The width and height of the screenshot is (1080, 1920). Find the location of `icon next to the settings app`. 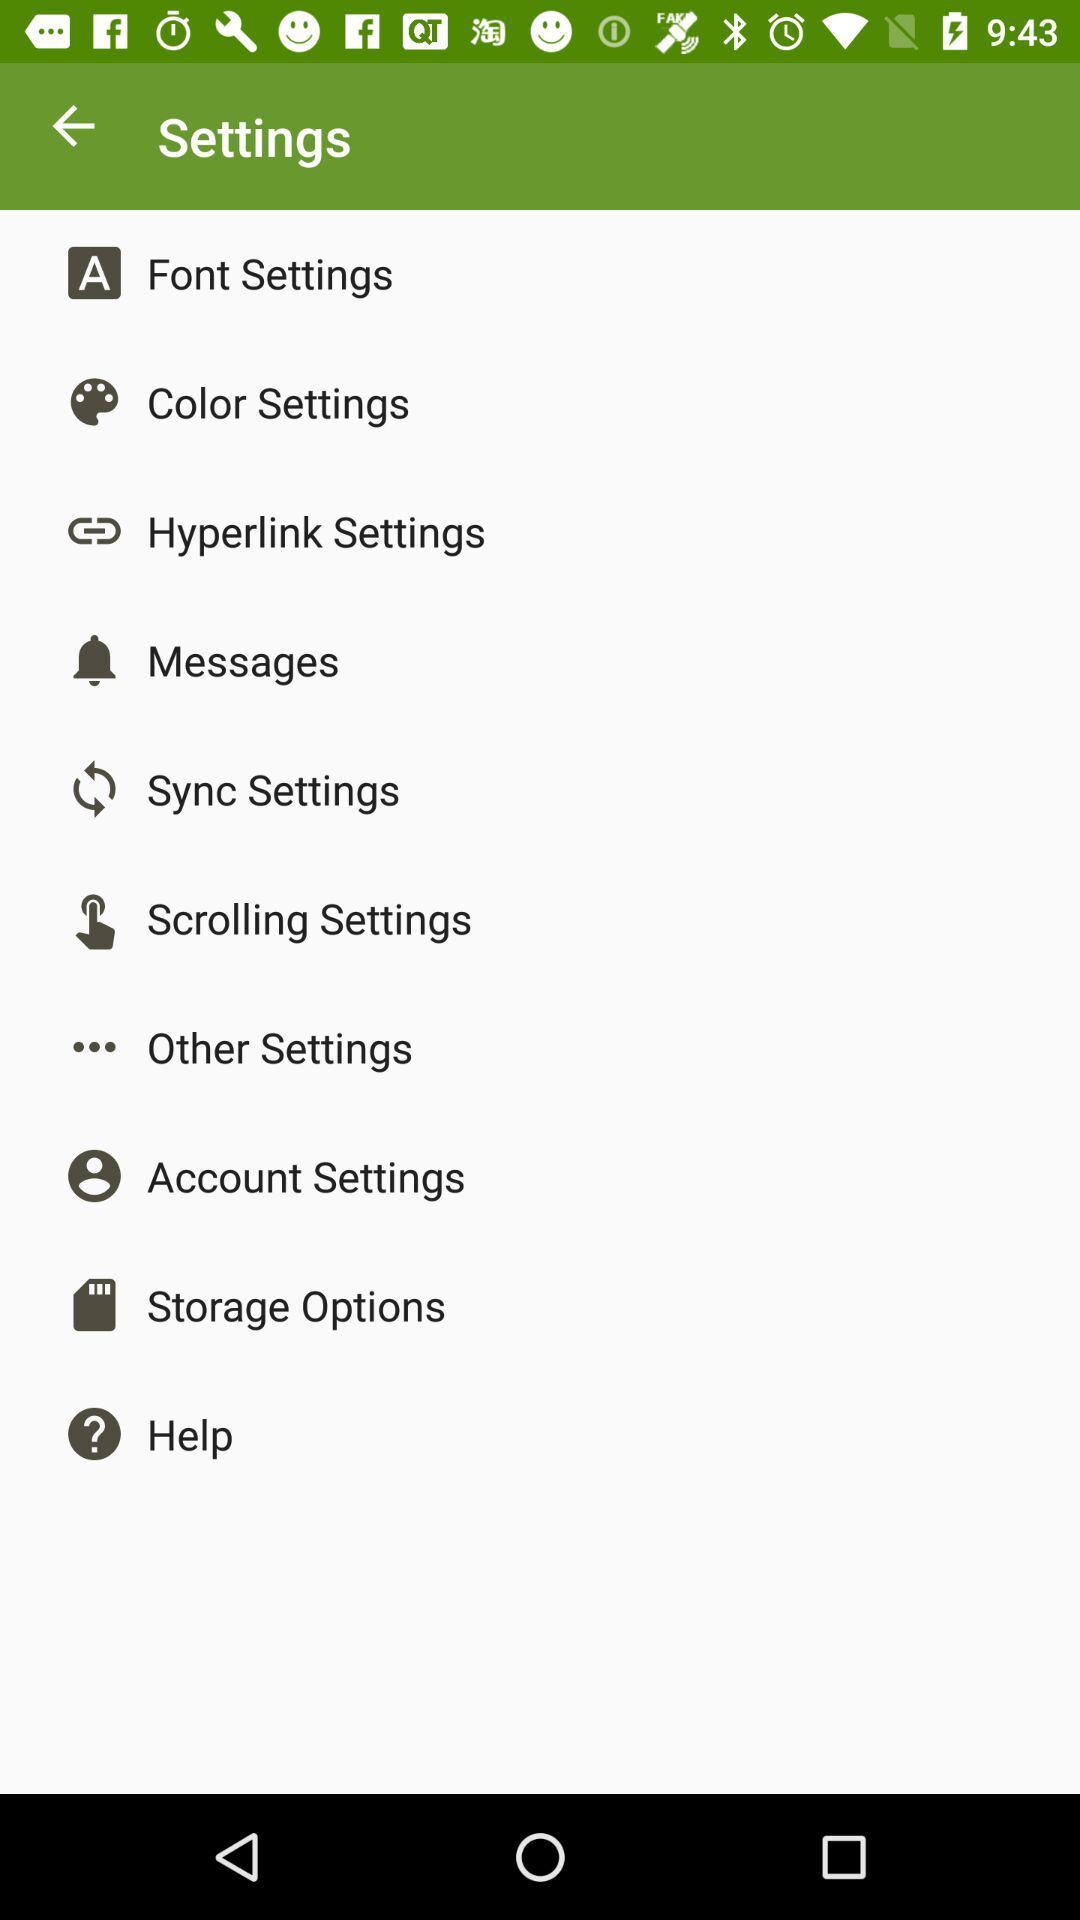

icon next to the settings app is located at coordinates (72, 130).